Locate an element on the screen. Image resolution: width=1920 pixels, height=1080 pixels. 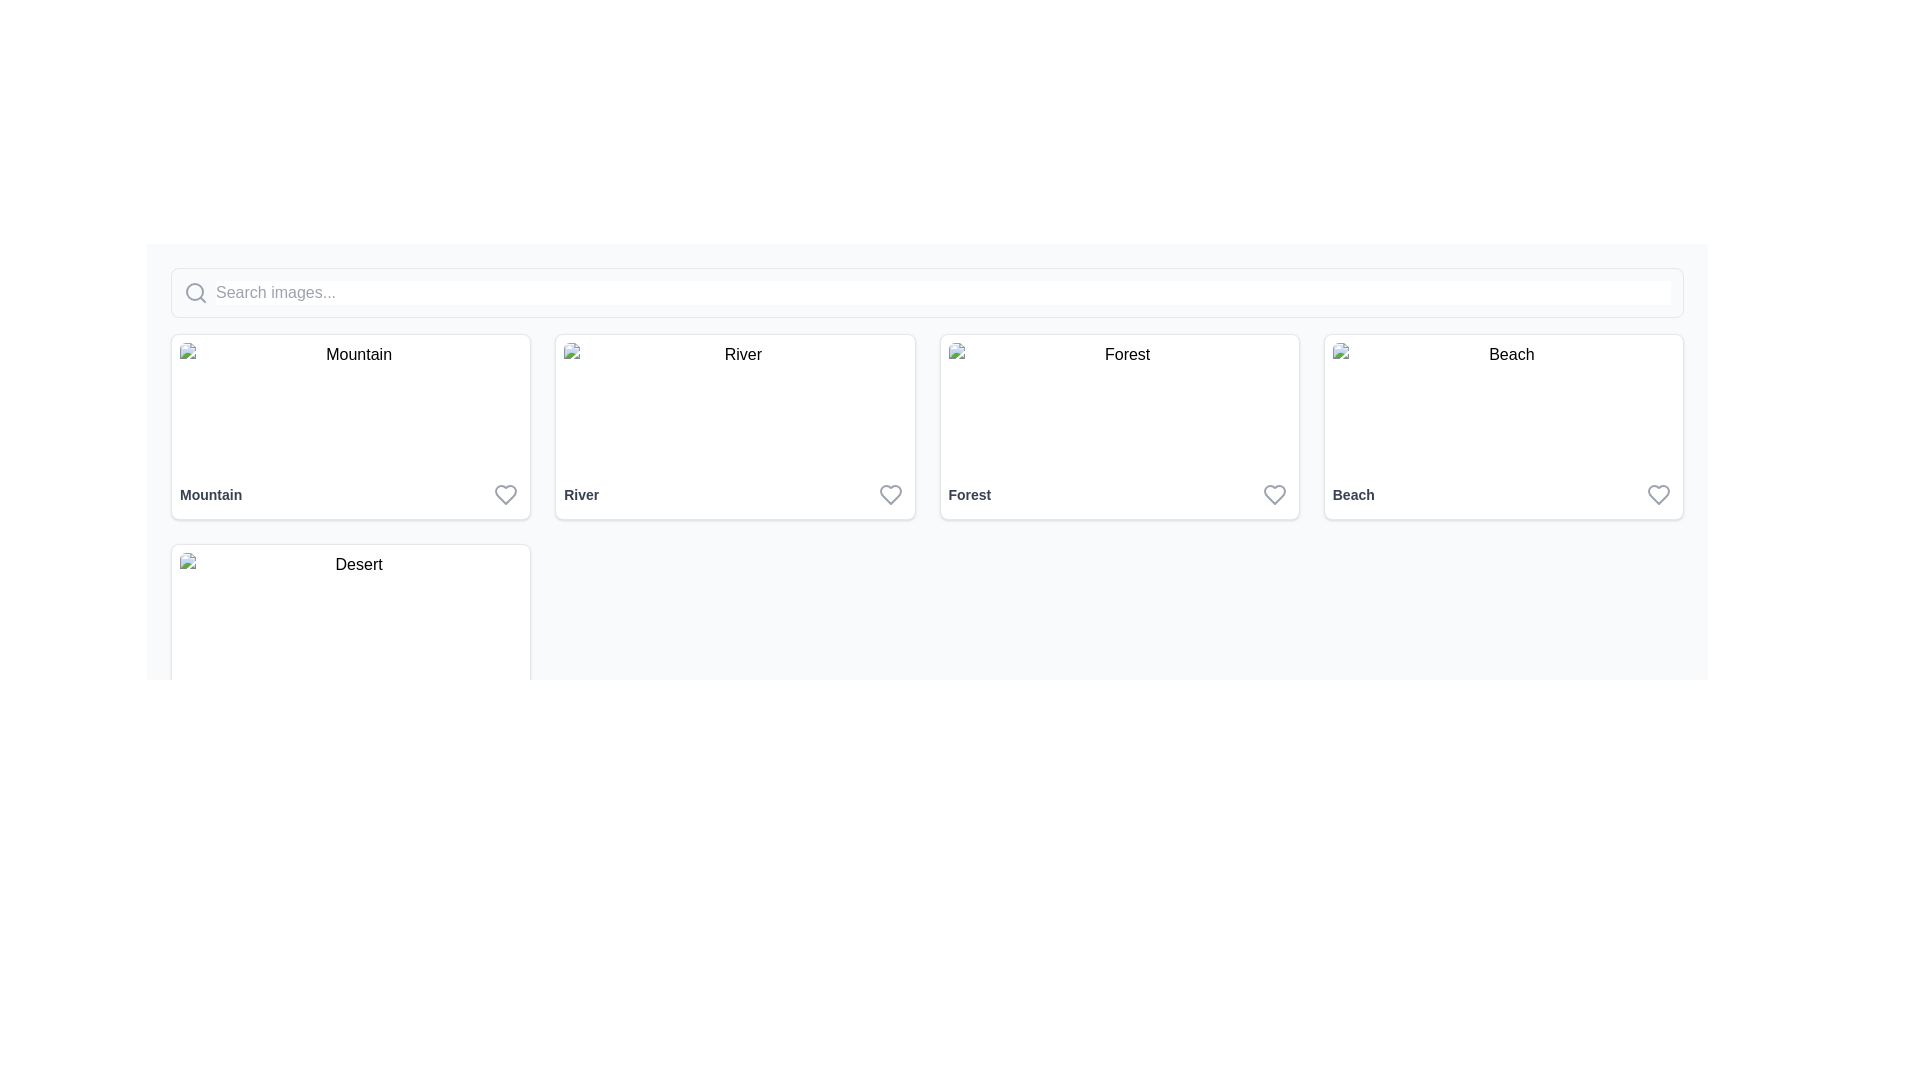
the 'Desert' card located in the bottom row, leftmost column of the grid layout is located at coordinates (351, 636).